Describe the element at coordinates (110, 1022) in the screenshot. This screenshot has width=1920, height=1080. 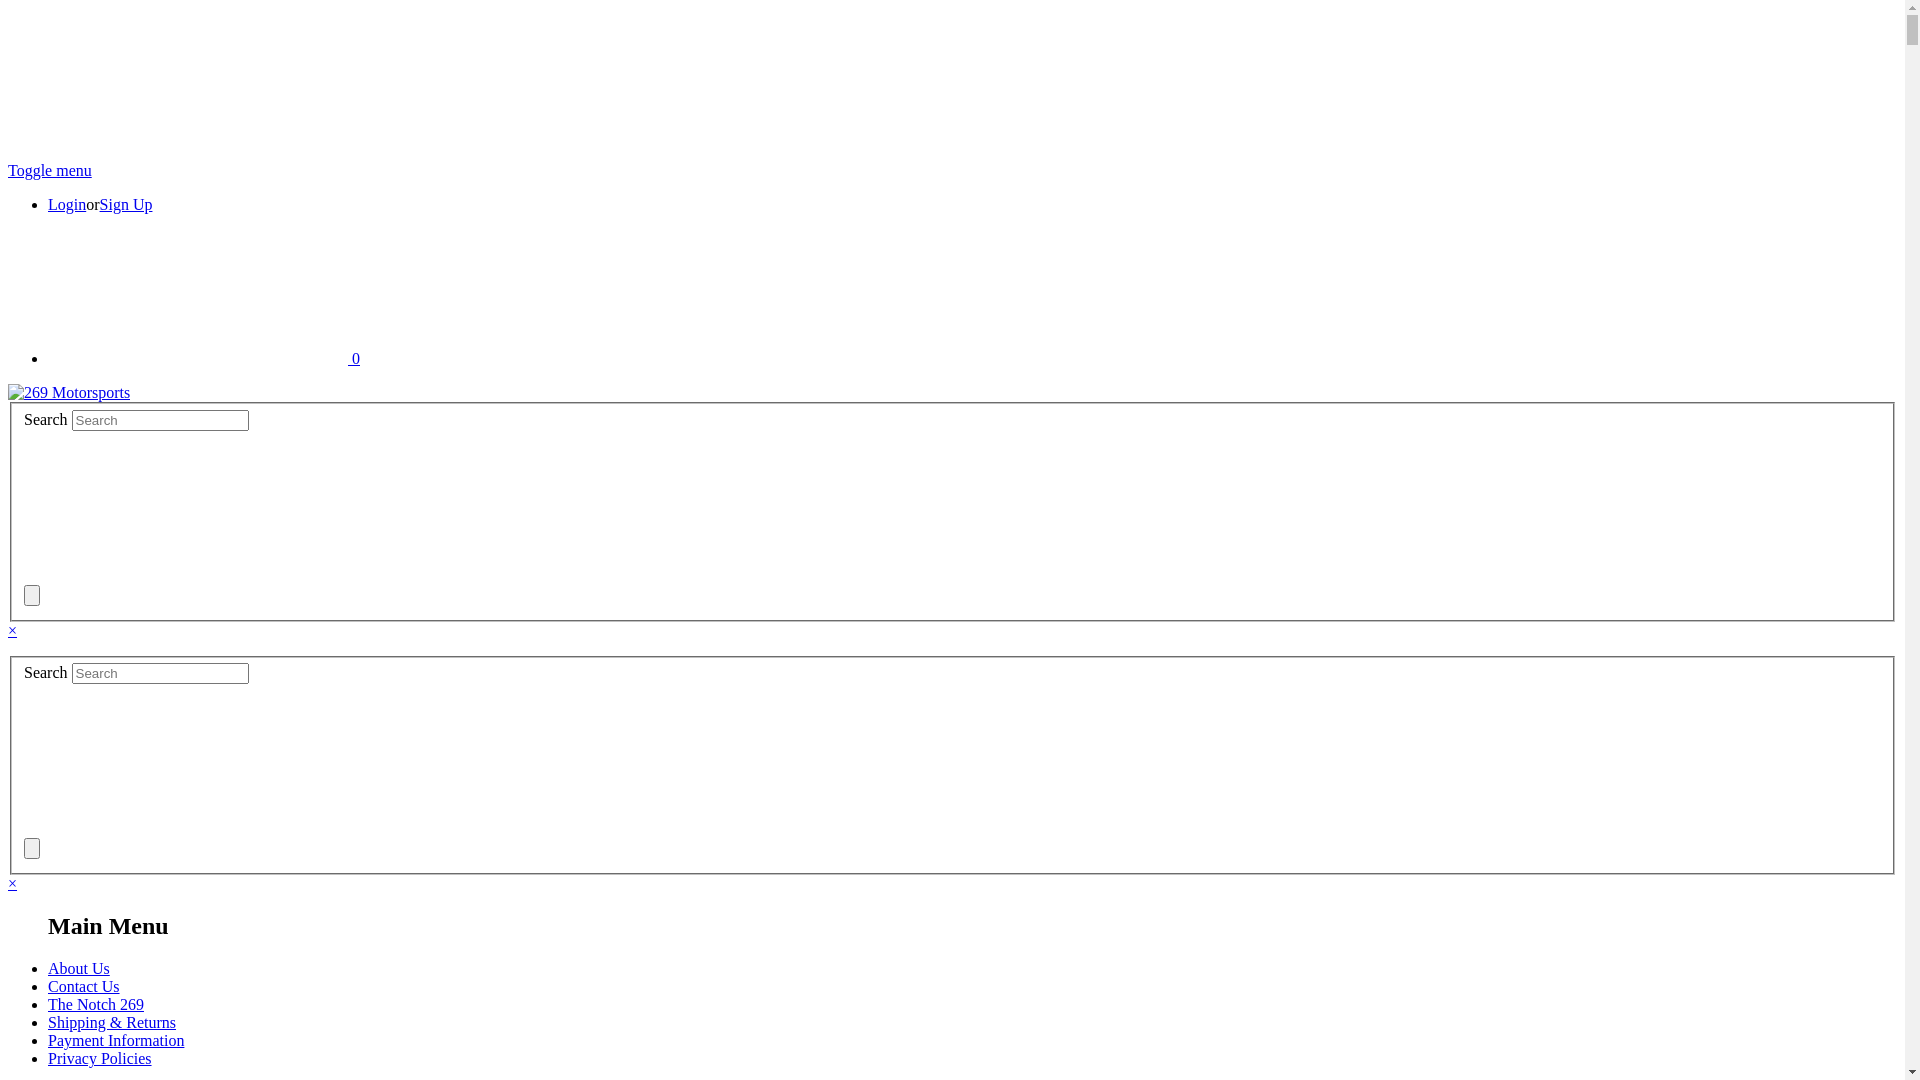
I see `'Shipping & Returns'` at that location.